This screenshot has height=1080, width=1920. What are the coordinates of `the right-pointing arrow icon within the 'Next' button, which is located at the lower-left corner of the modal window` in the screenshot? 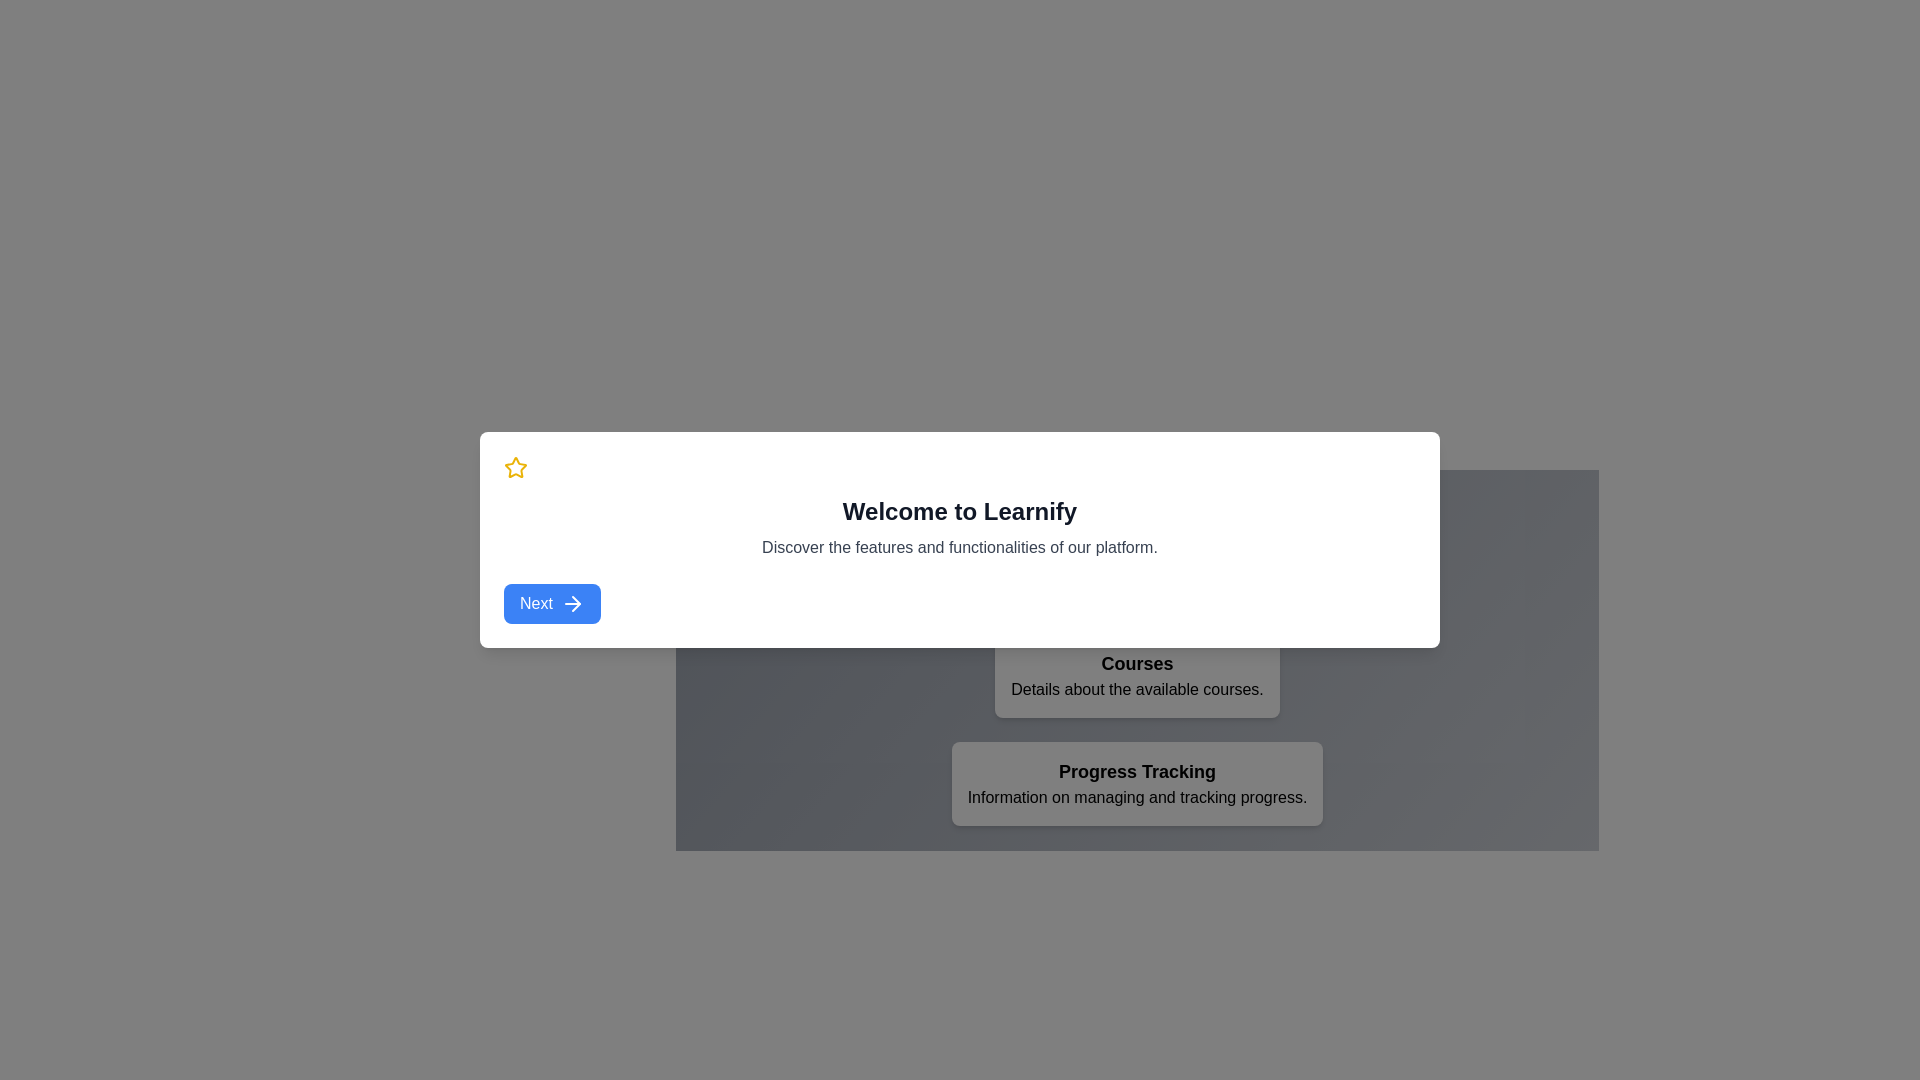 It's located at (572, 603).